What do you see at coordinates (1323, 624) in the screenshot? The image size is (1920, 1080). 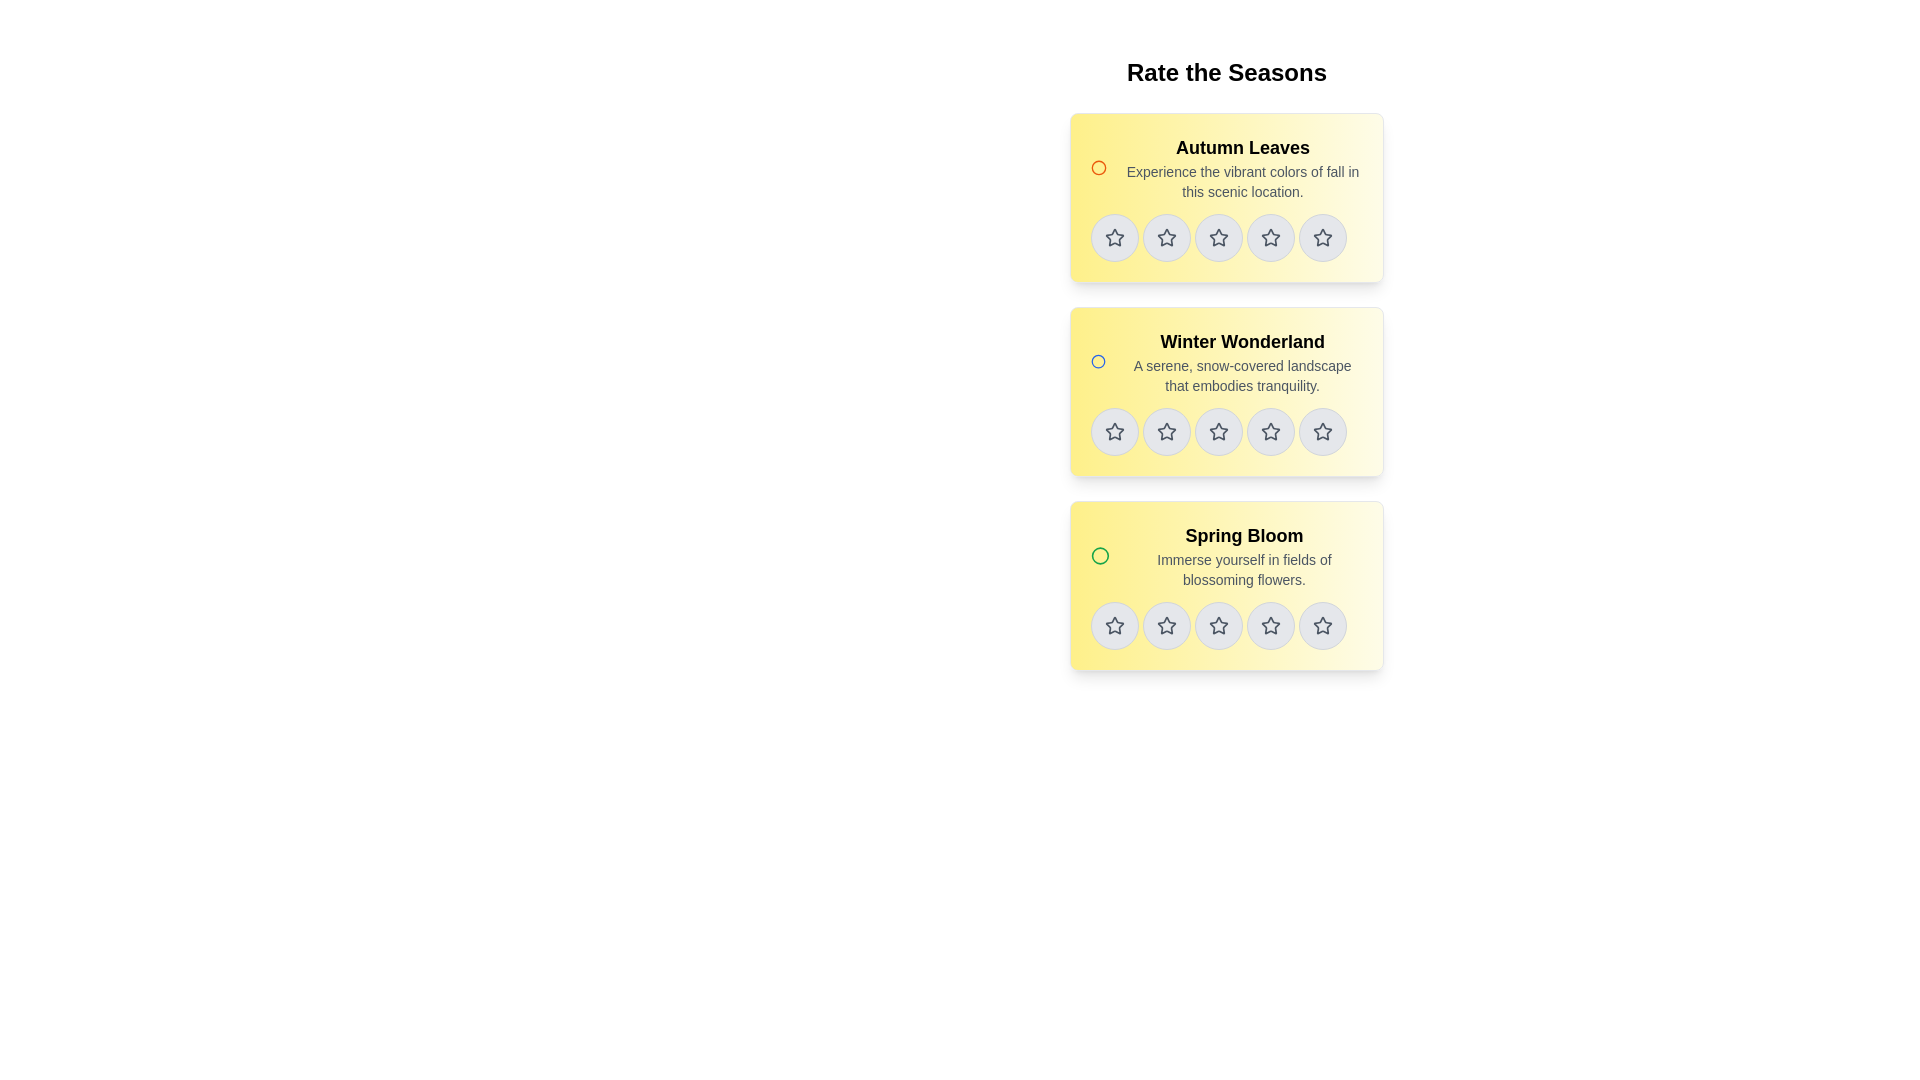 I see `the interactive star icon used for rating the 'Spring Bloom' card's content` at bounding box center [1323, 624].